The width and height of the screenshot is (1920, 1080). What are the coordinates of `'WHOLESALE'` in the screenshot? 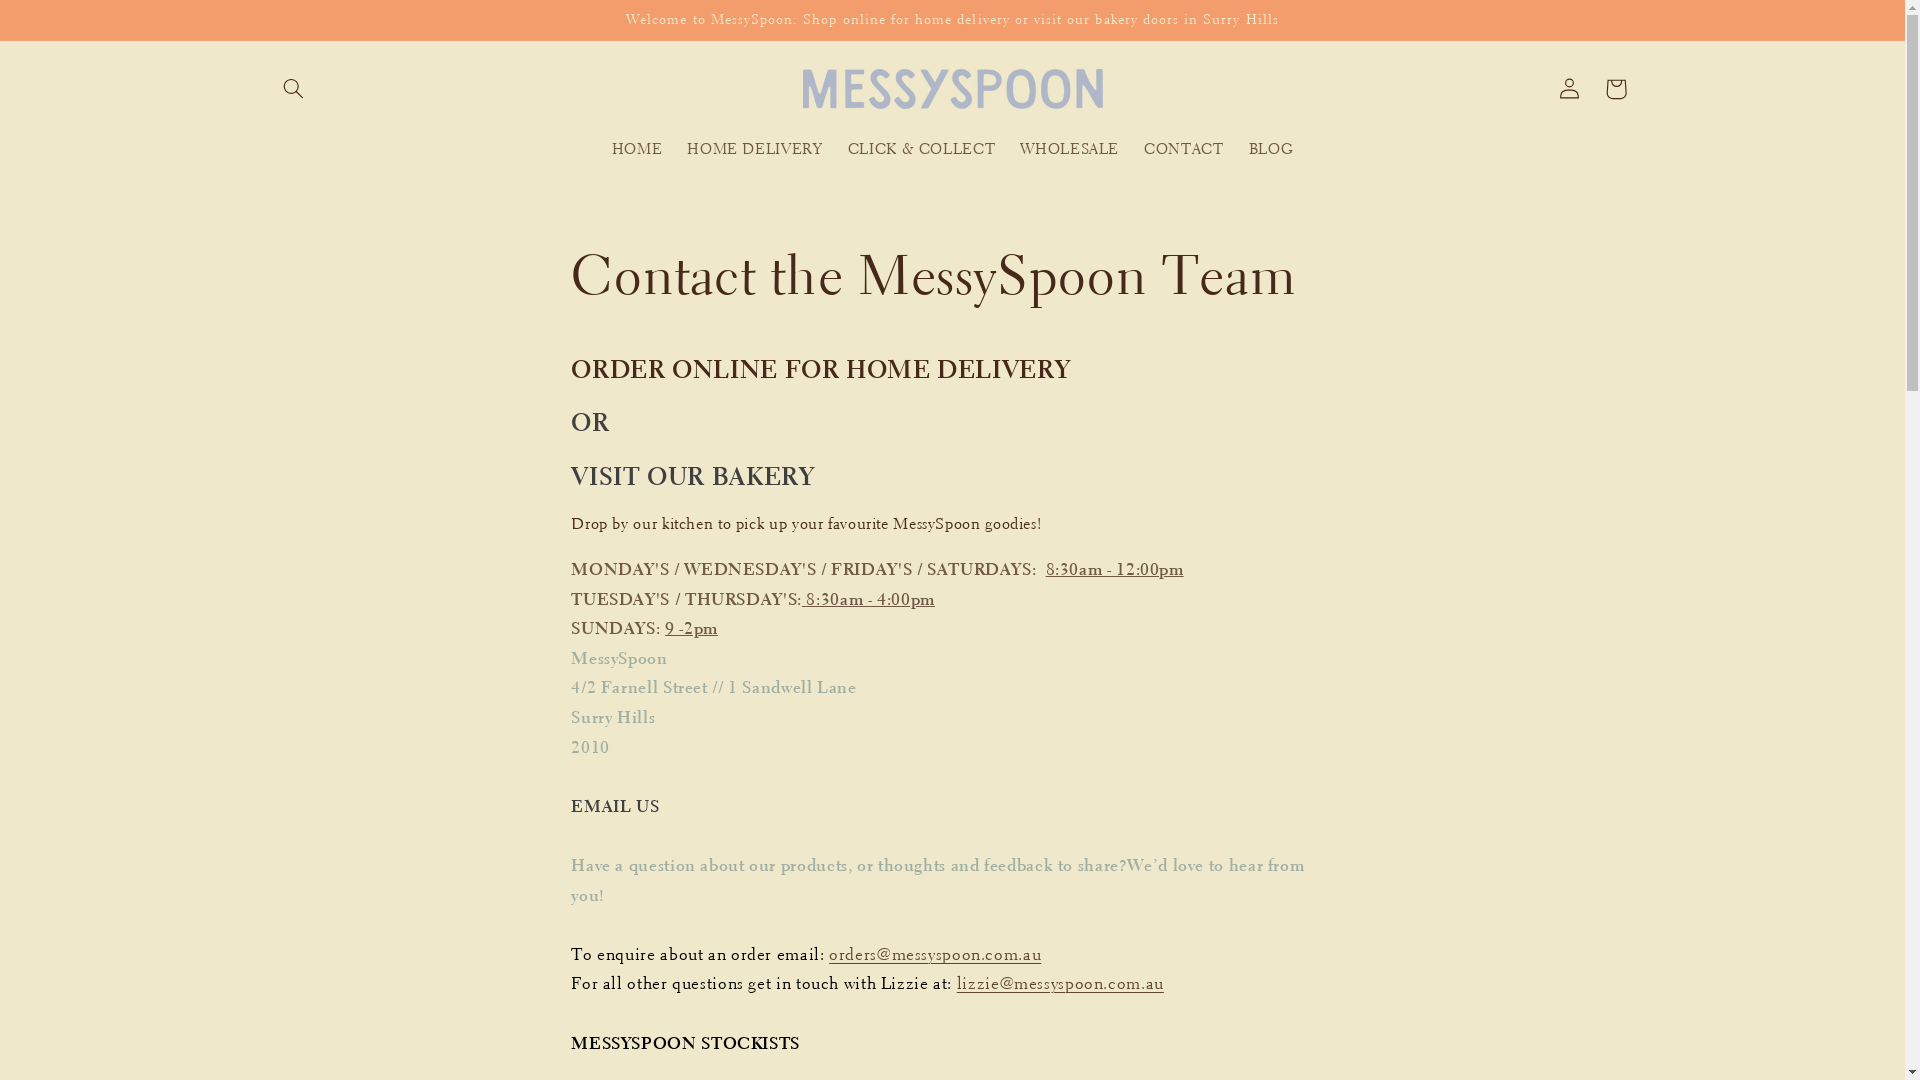 It's located at (1008, 149).